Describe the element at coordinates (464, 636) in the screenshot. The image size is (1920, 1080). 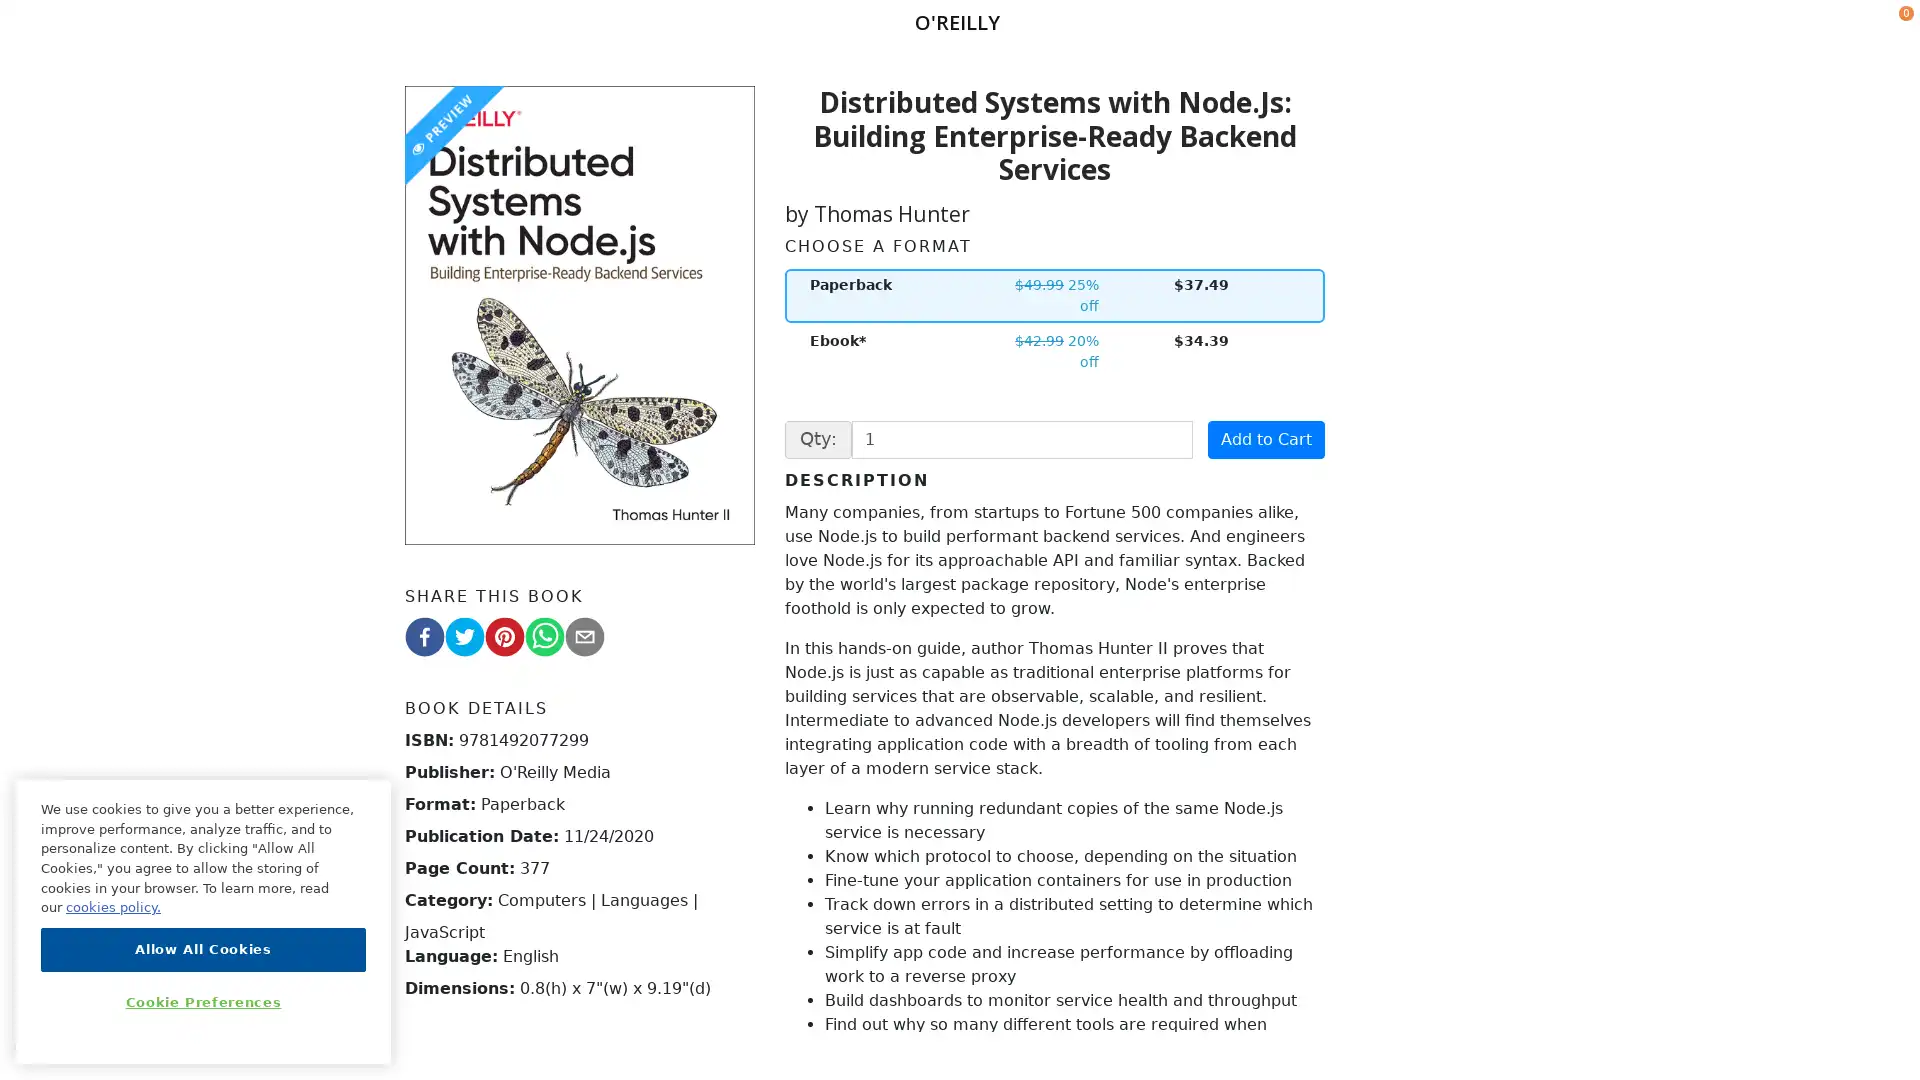
I see `twitter` at that location.